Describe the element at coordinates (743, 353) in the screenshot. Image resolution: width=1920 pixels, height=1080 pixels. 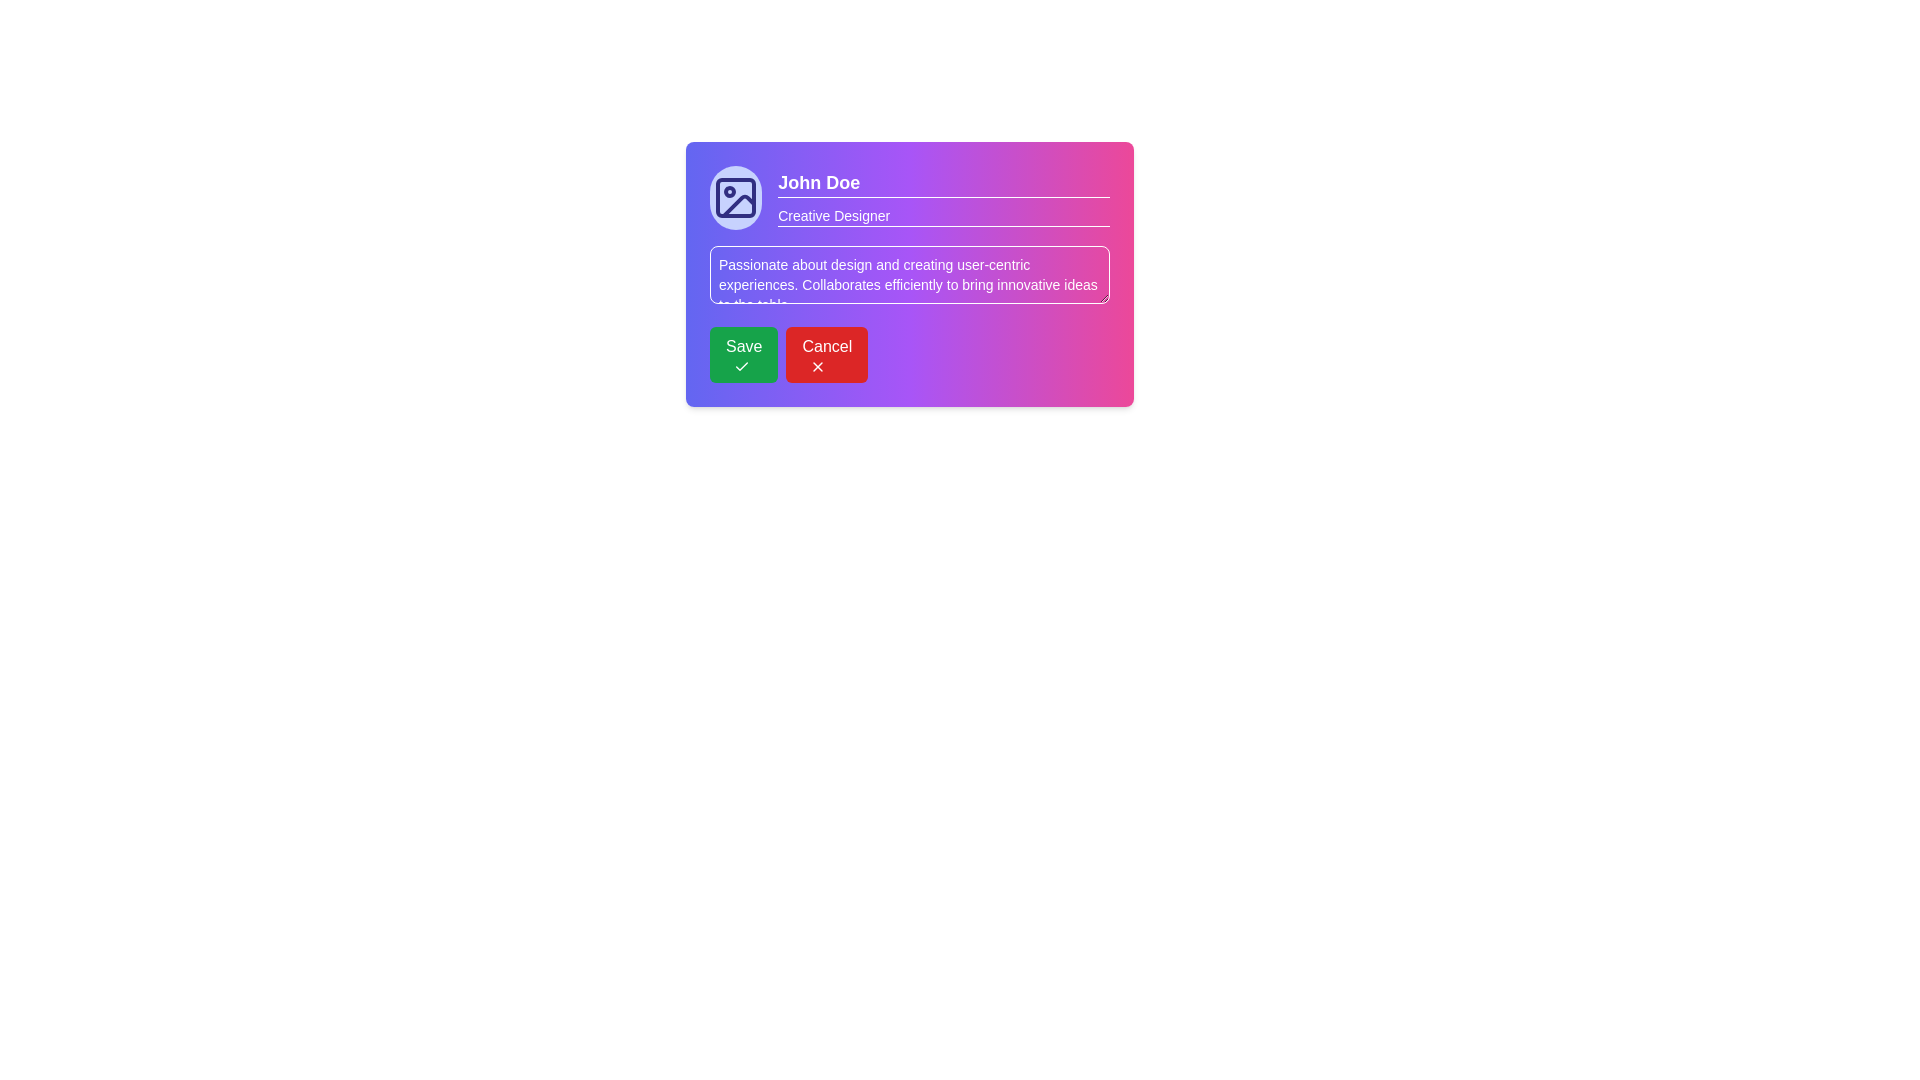
I see `the 'Save' button, which is a rectangular button with a green background and white text displaying 'Save', located on the left side of a horizontally-aligned group of buttons at the bottom of a card-like structure` at that location.